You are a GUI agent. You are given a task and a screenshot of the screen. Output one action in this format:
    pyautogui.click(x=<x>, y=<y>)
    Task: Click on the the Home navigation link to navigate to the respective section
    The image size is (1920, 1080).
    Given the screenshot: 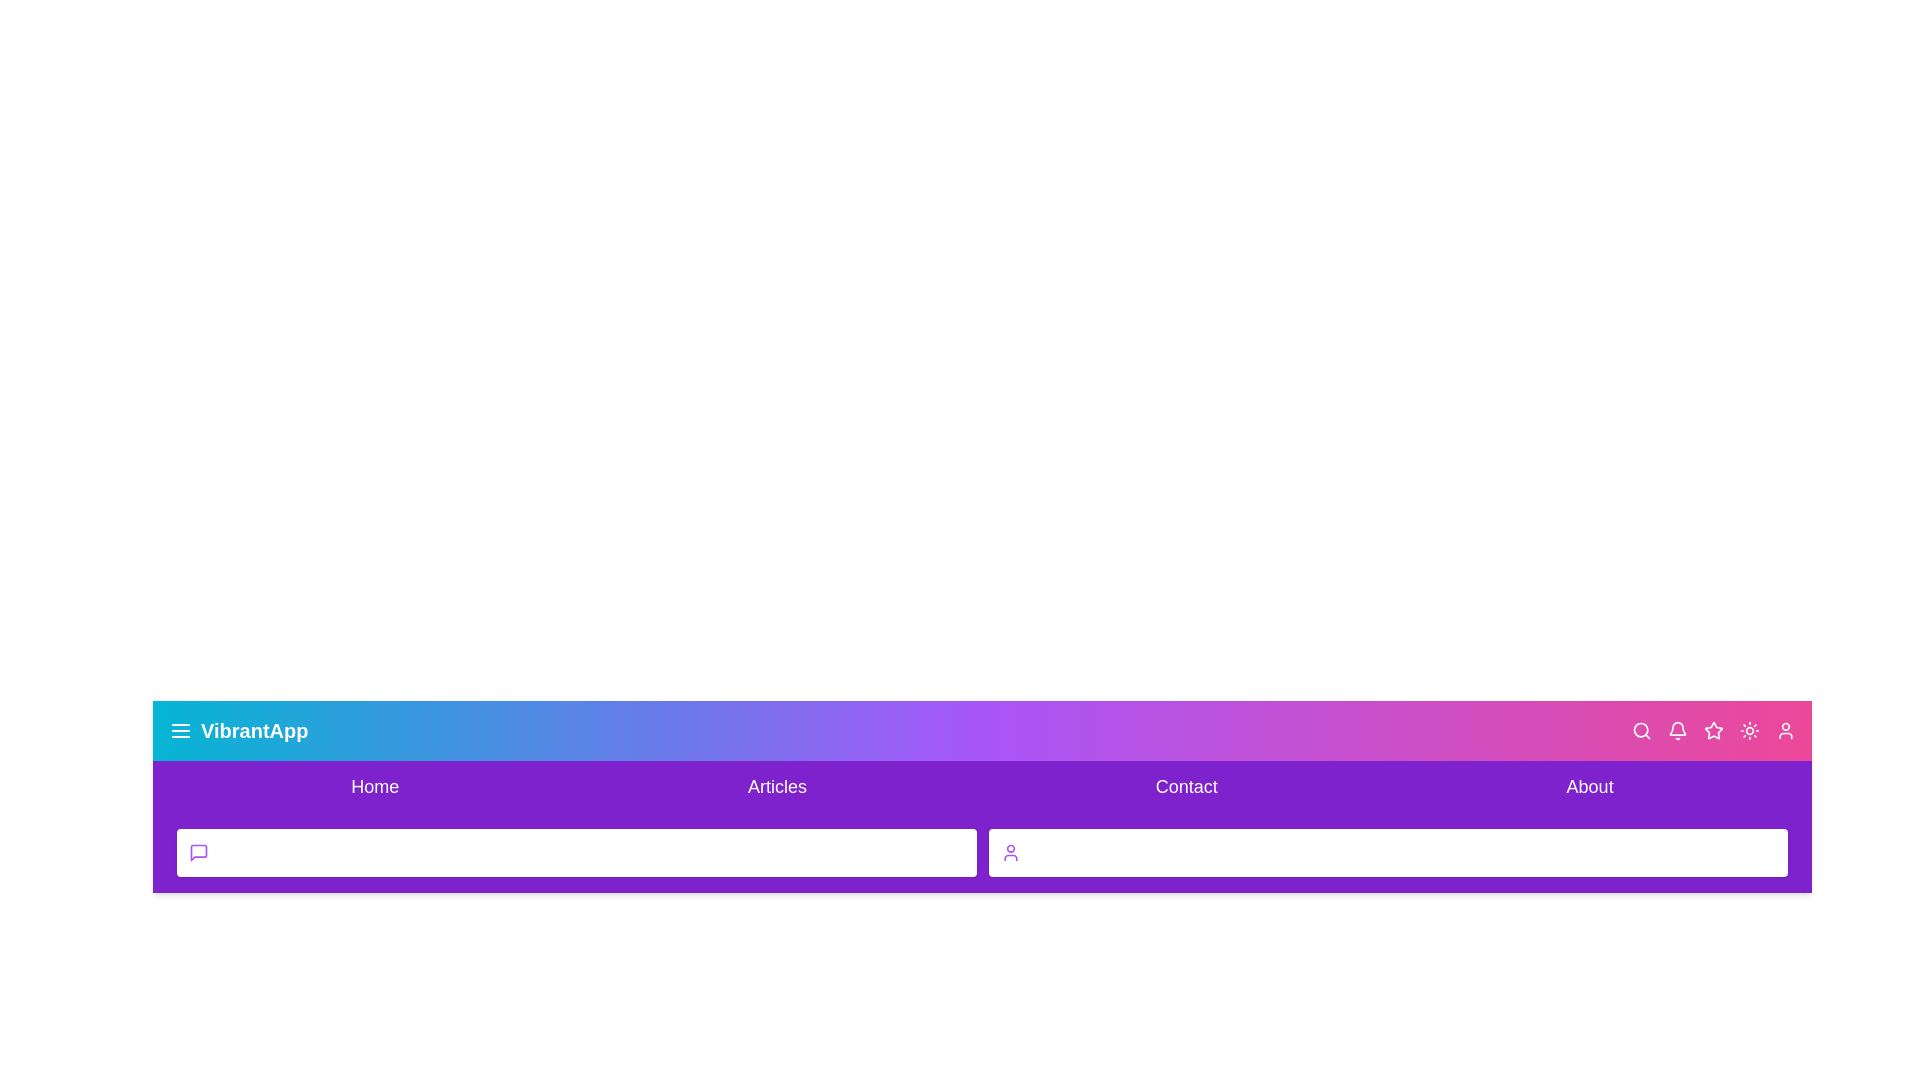 What is the action you would take?
    pyautogui.click(x=375, y=785)
    